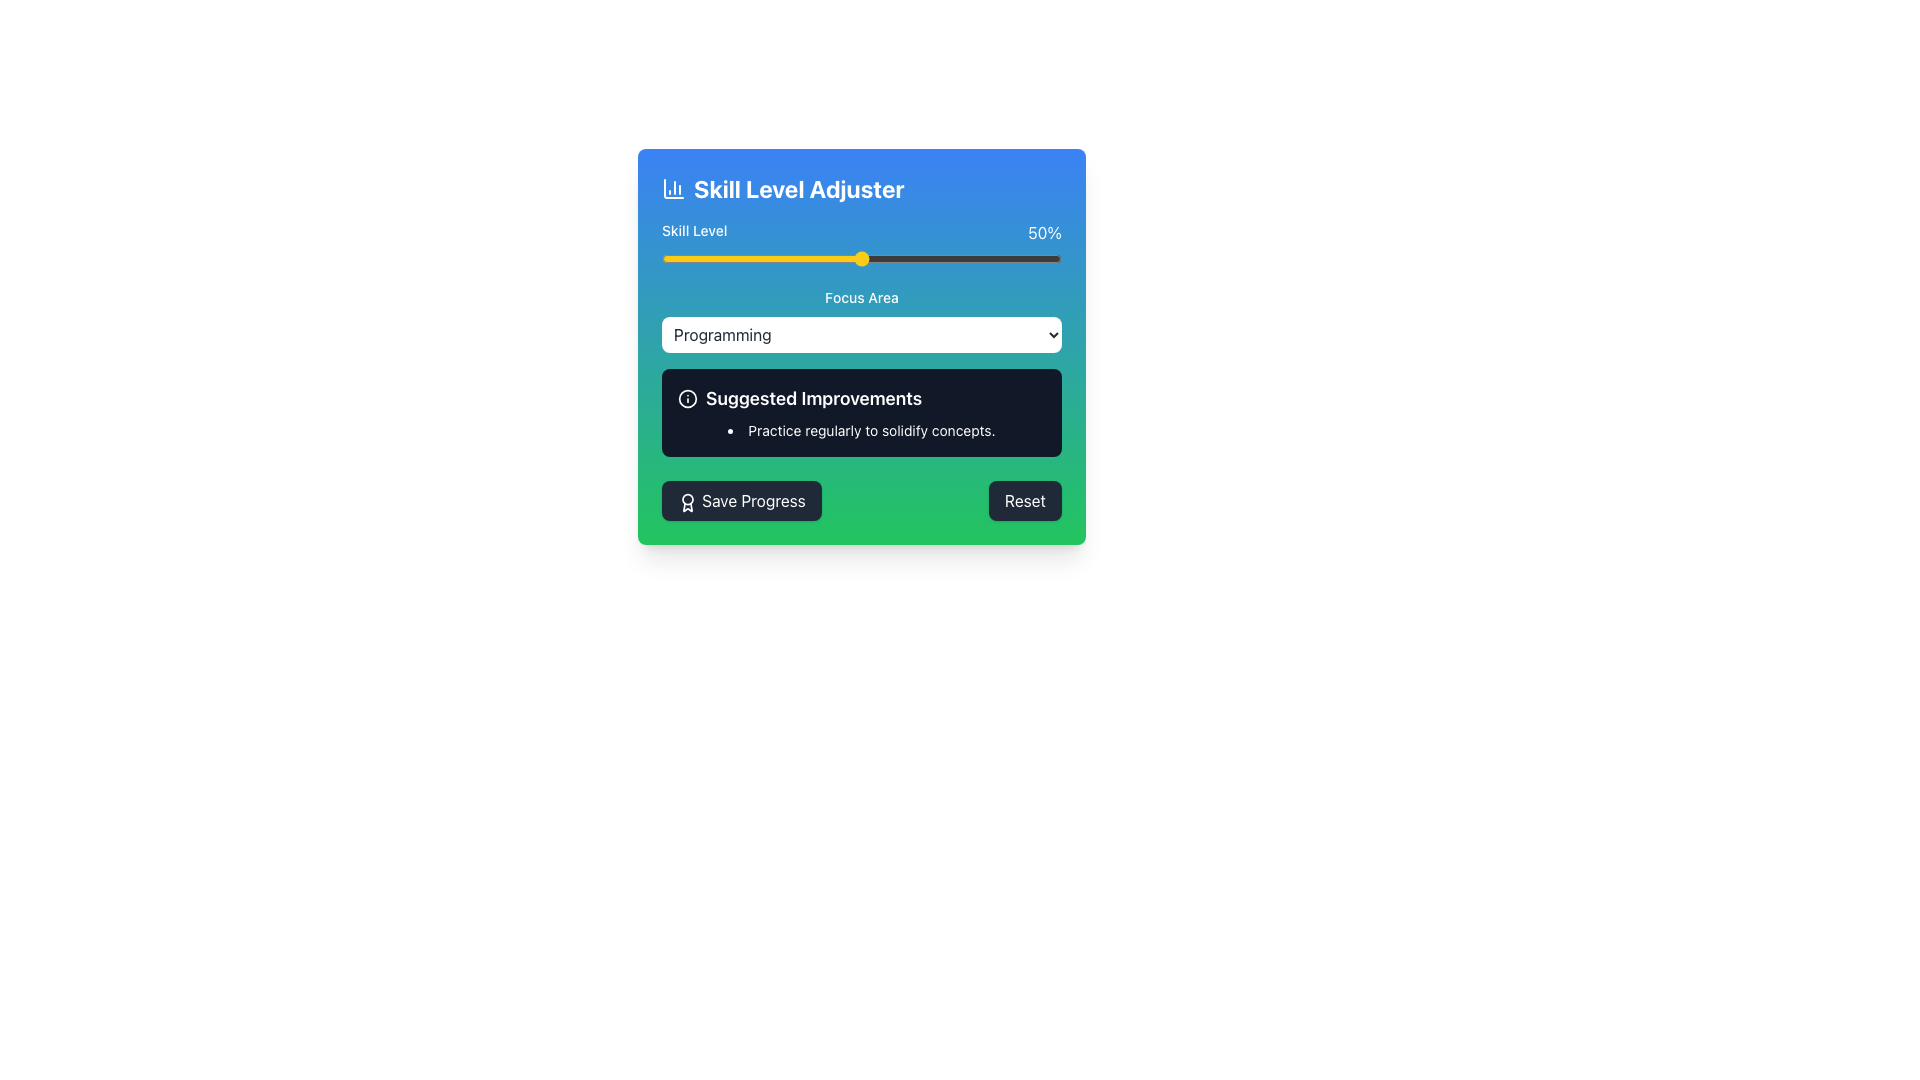 Image resolution: width=1920 pixels, height=1080 pixels. What do you see at coordinates (673, 189) in the screenshot?
I see `the decorative icon representing the 'Skill Level Adjuster' on the left side of the header` at bounding box center [673, 189].